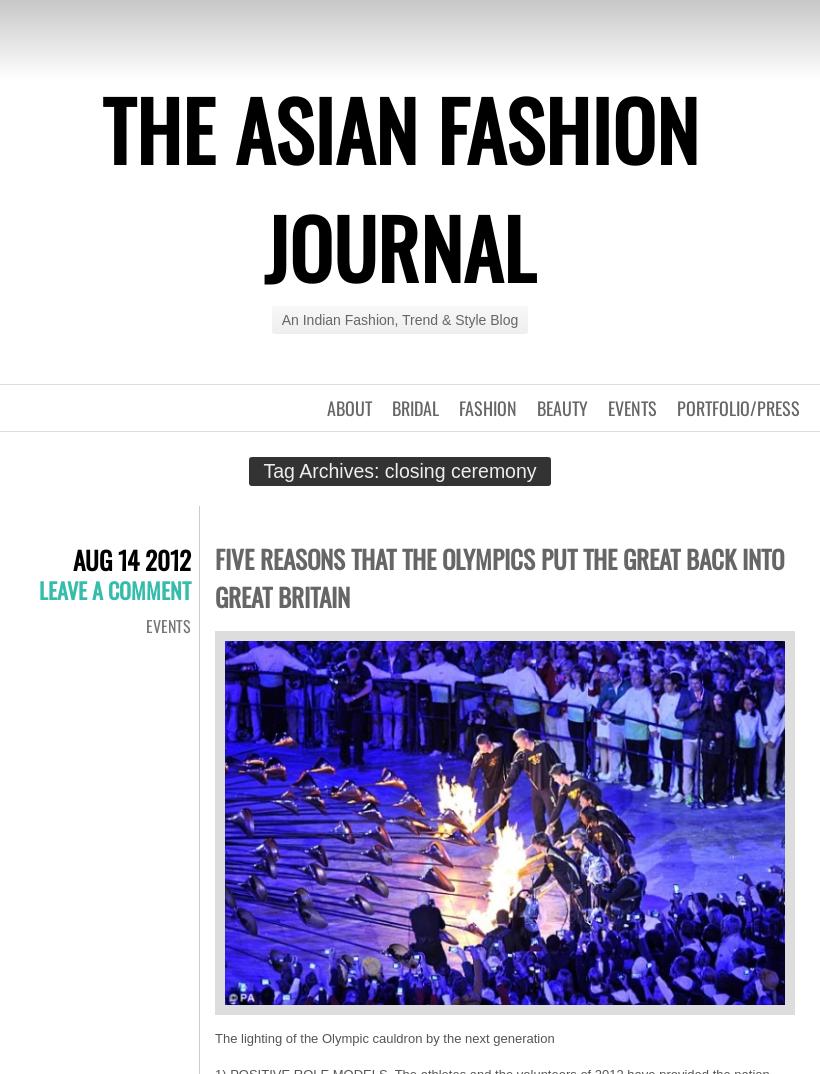 This screenshot has height=1074, width=820. I want to click on 'Tag Archives:', so click(322, 469).